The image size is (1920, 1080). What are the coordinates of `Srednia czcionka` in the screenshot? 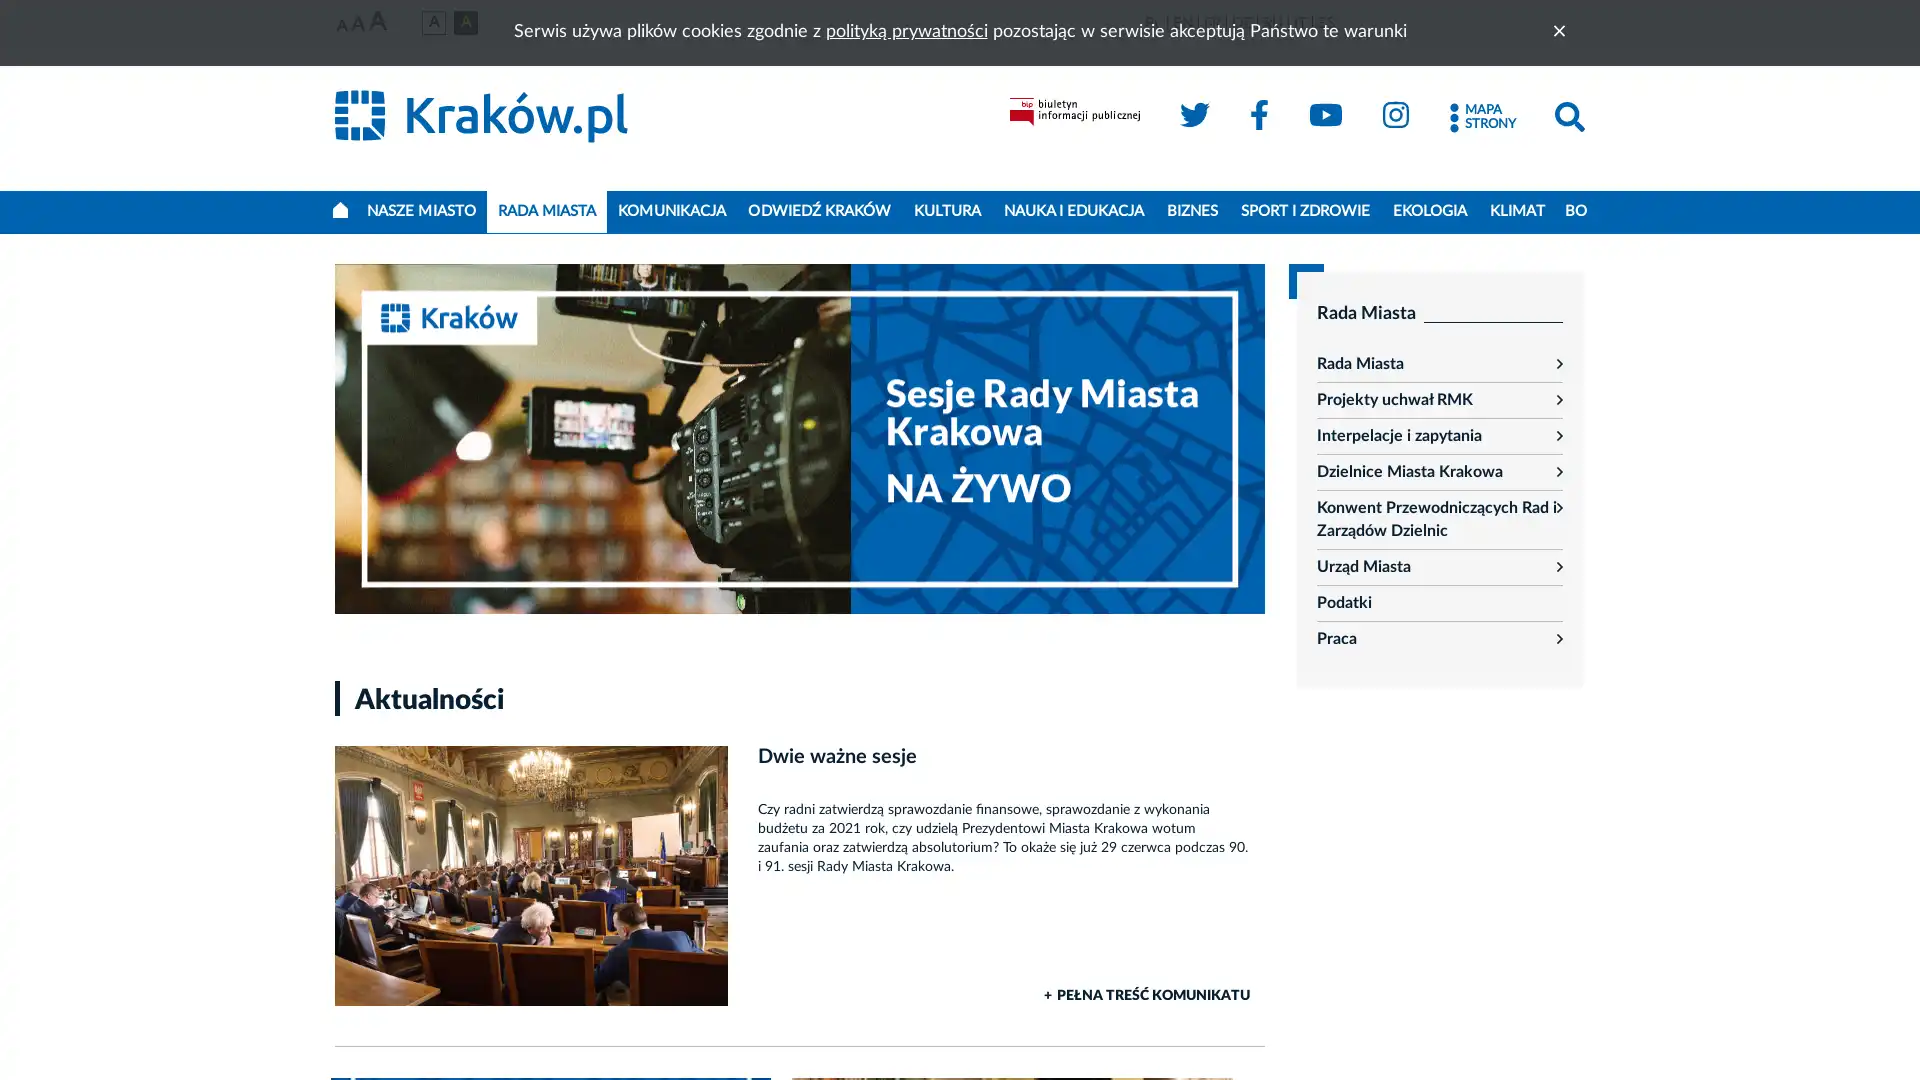 It's located at (358, 24).